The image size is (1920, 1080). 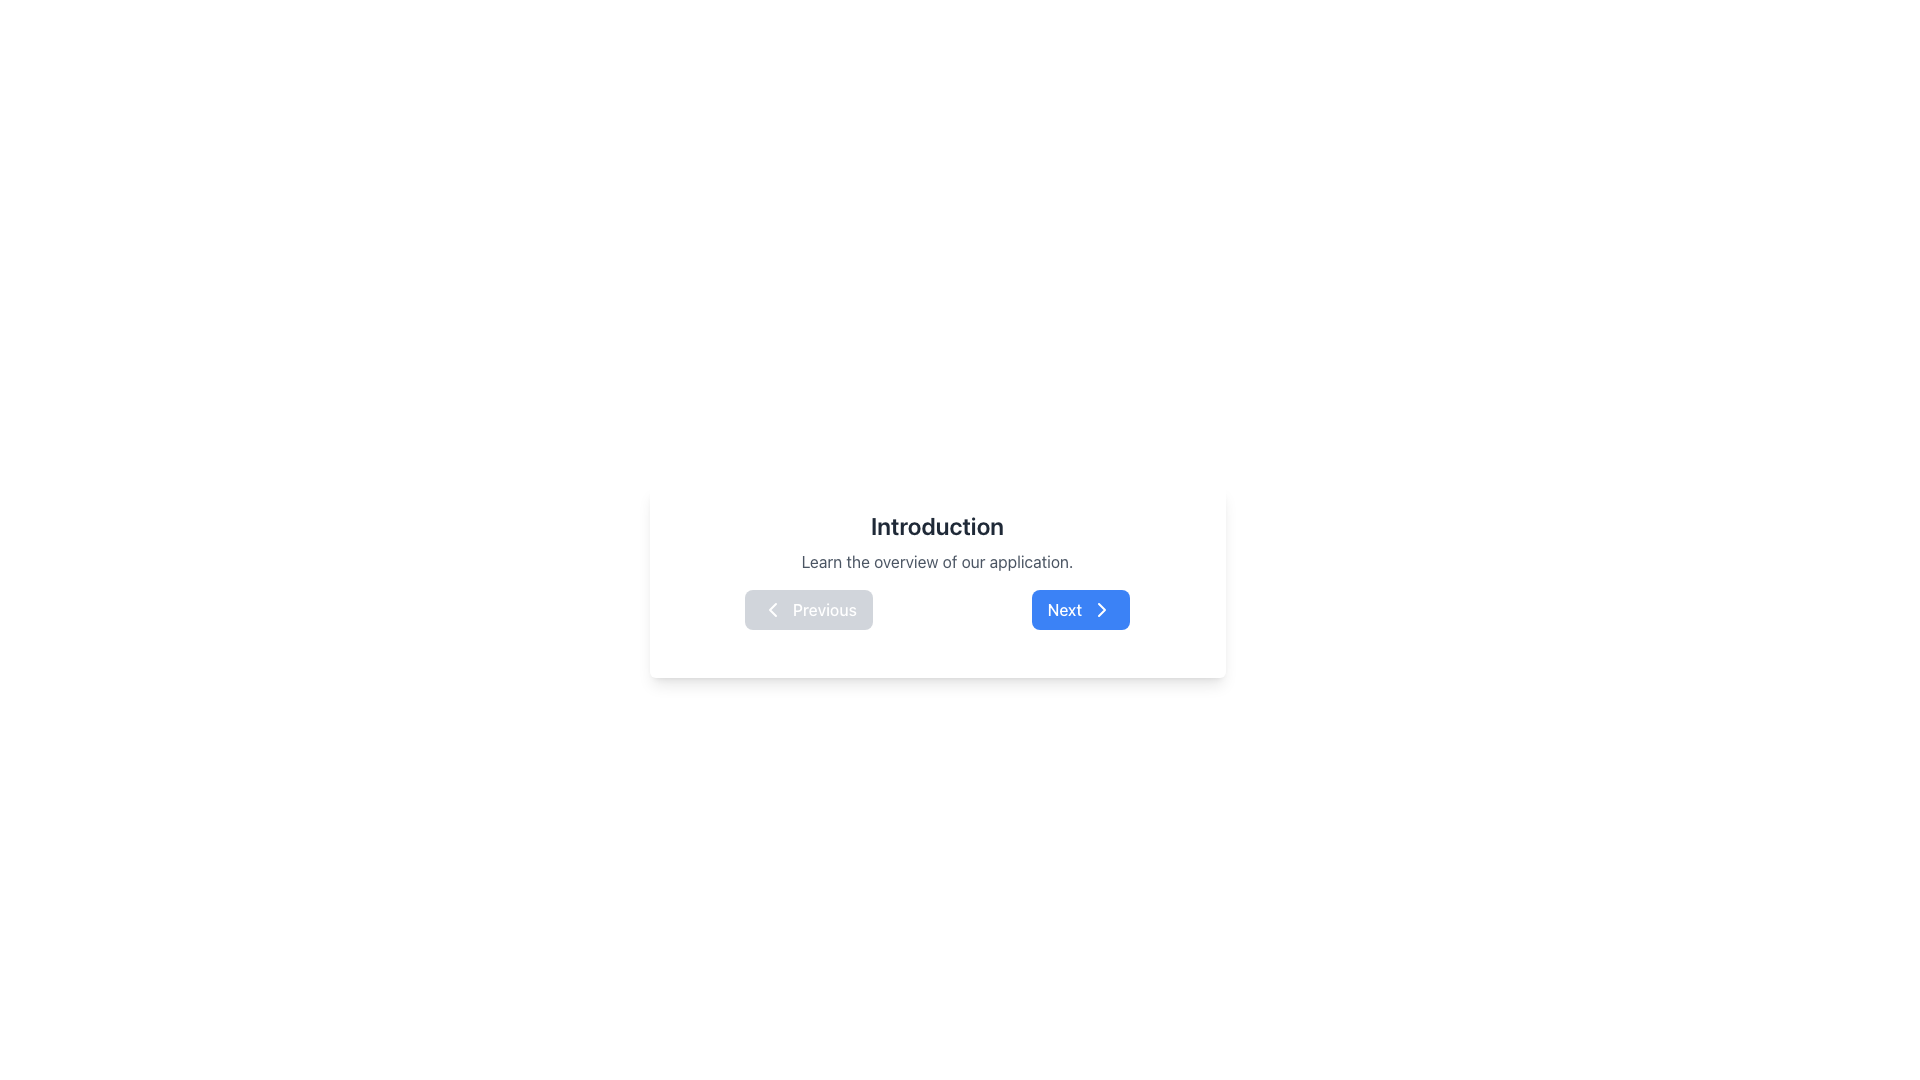 I want to click on the 'Previous' button with a left-pointing chevron icon and the text 'Previous', so click(x=808, y=608).